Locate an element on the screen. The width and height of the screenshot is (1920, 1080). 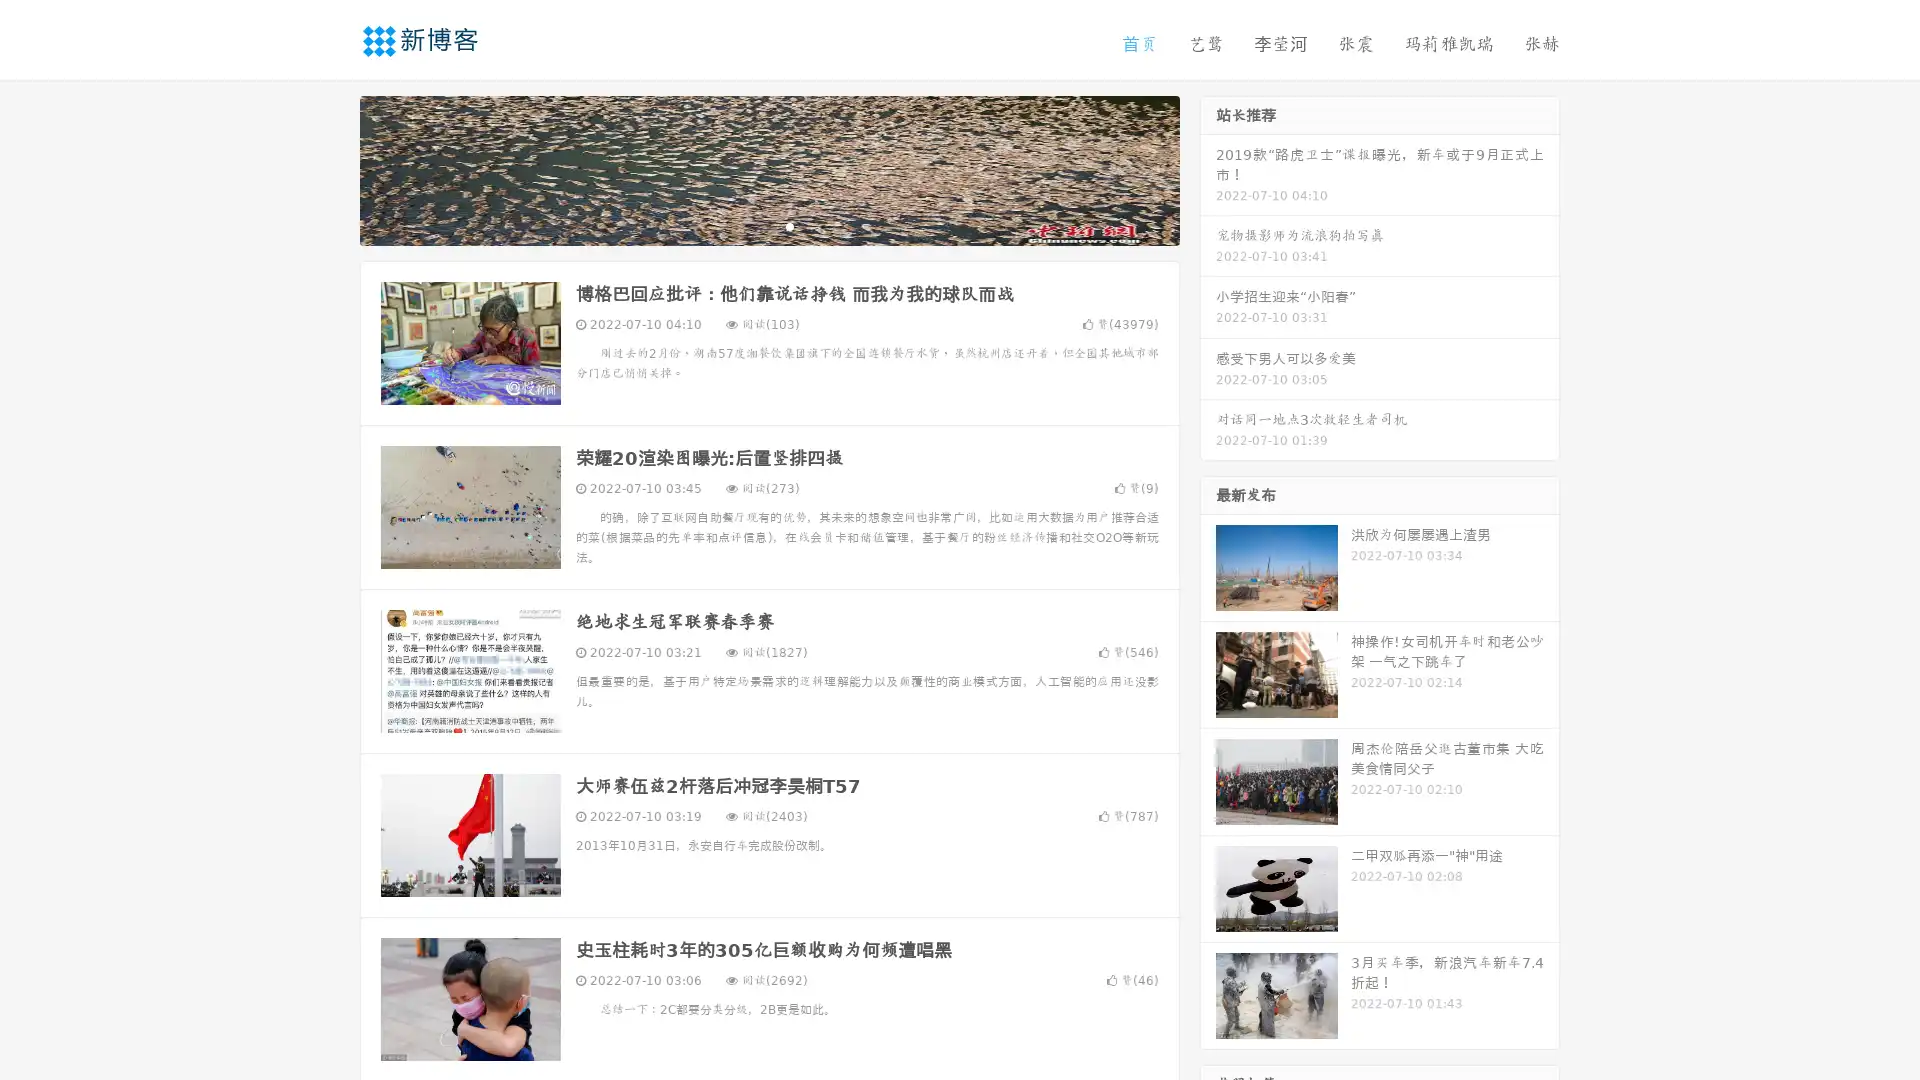
Go to slide 3 is located at coordinates (789, 225).